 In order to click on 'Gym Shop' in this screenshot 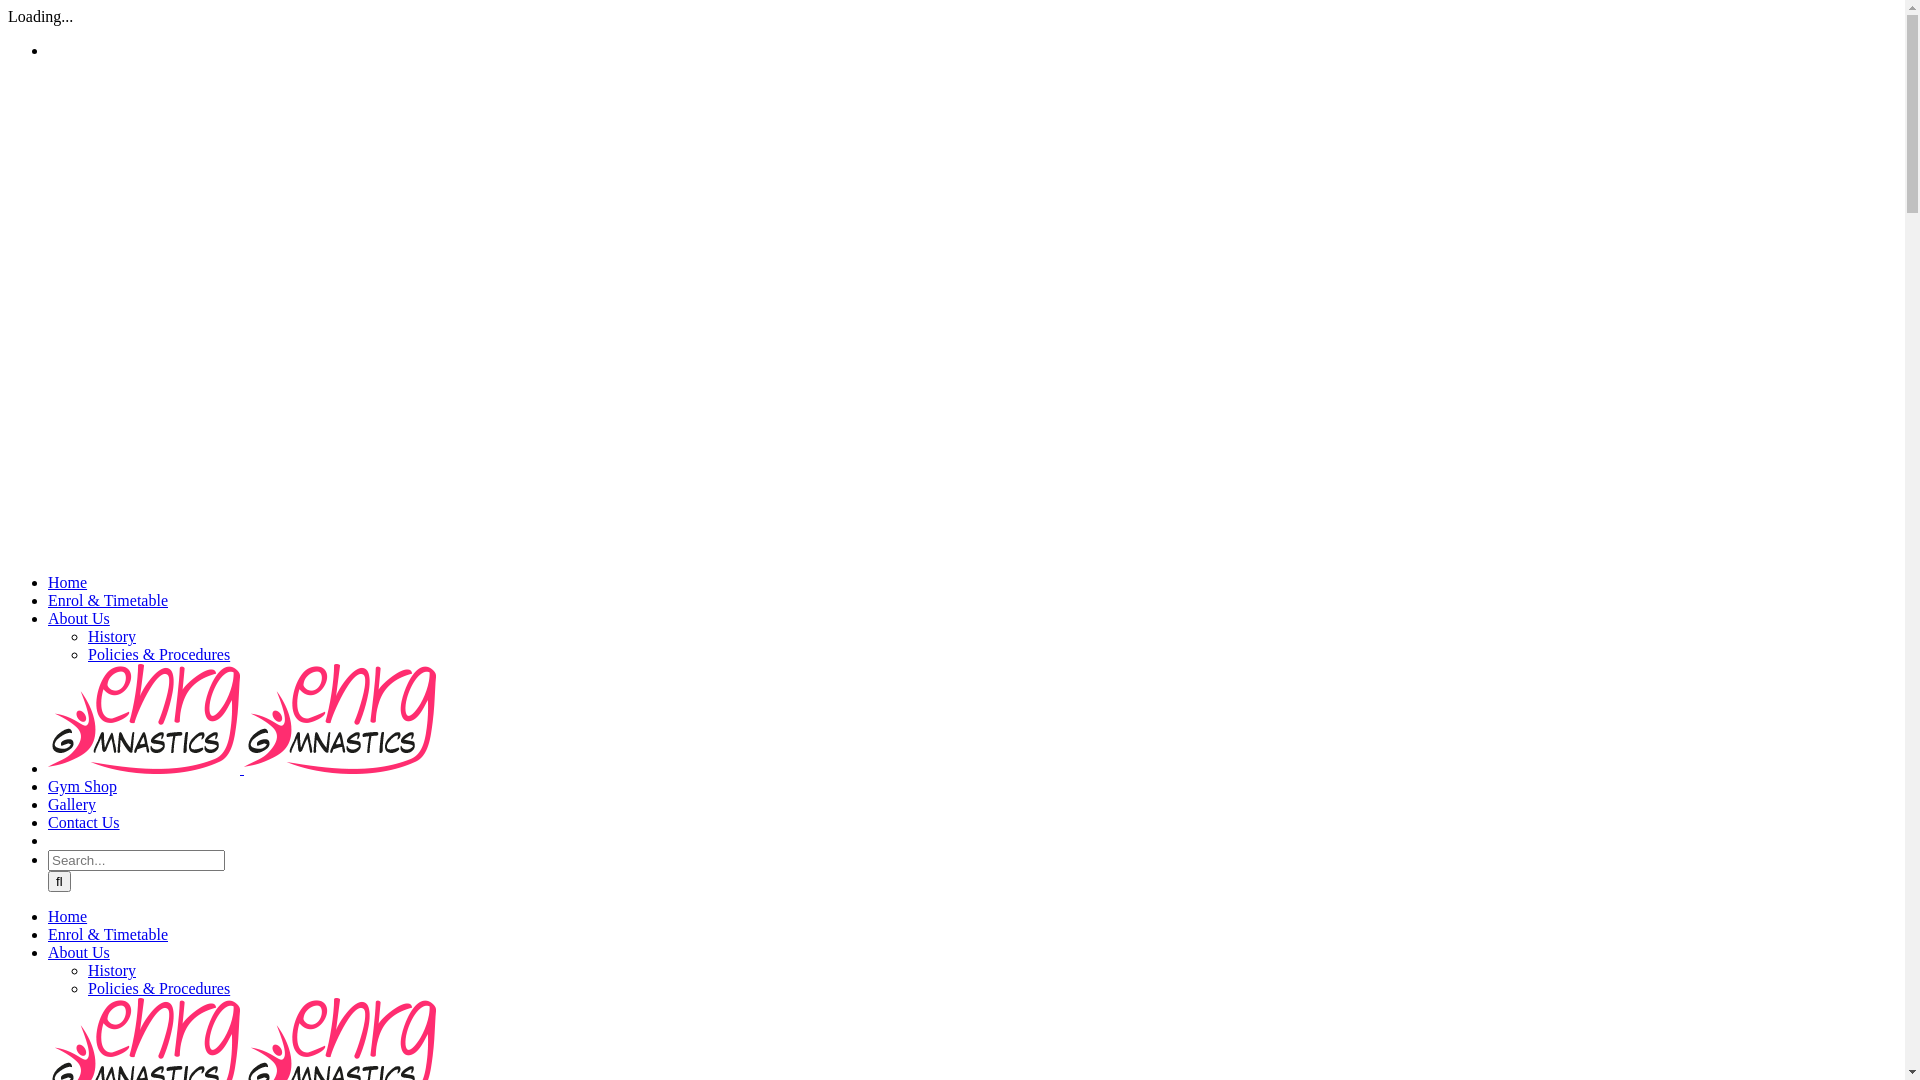, I will do `click(81, 785)`.